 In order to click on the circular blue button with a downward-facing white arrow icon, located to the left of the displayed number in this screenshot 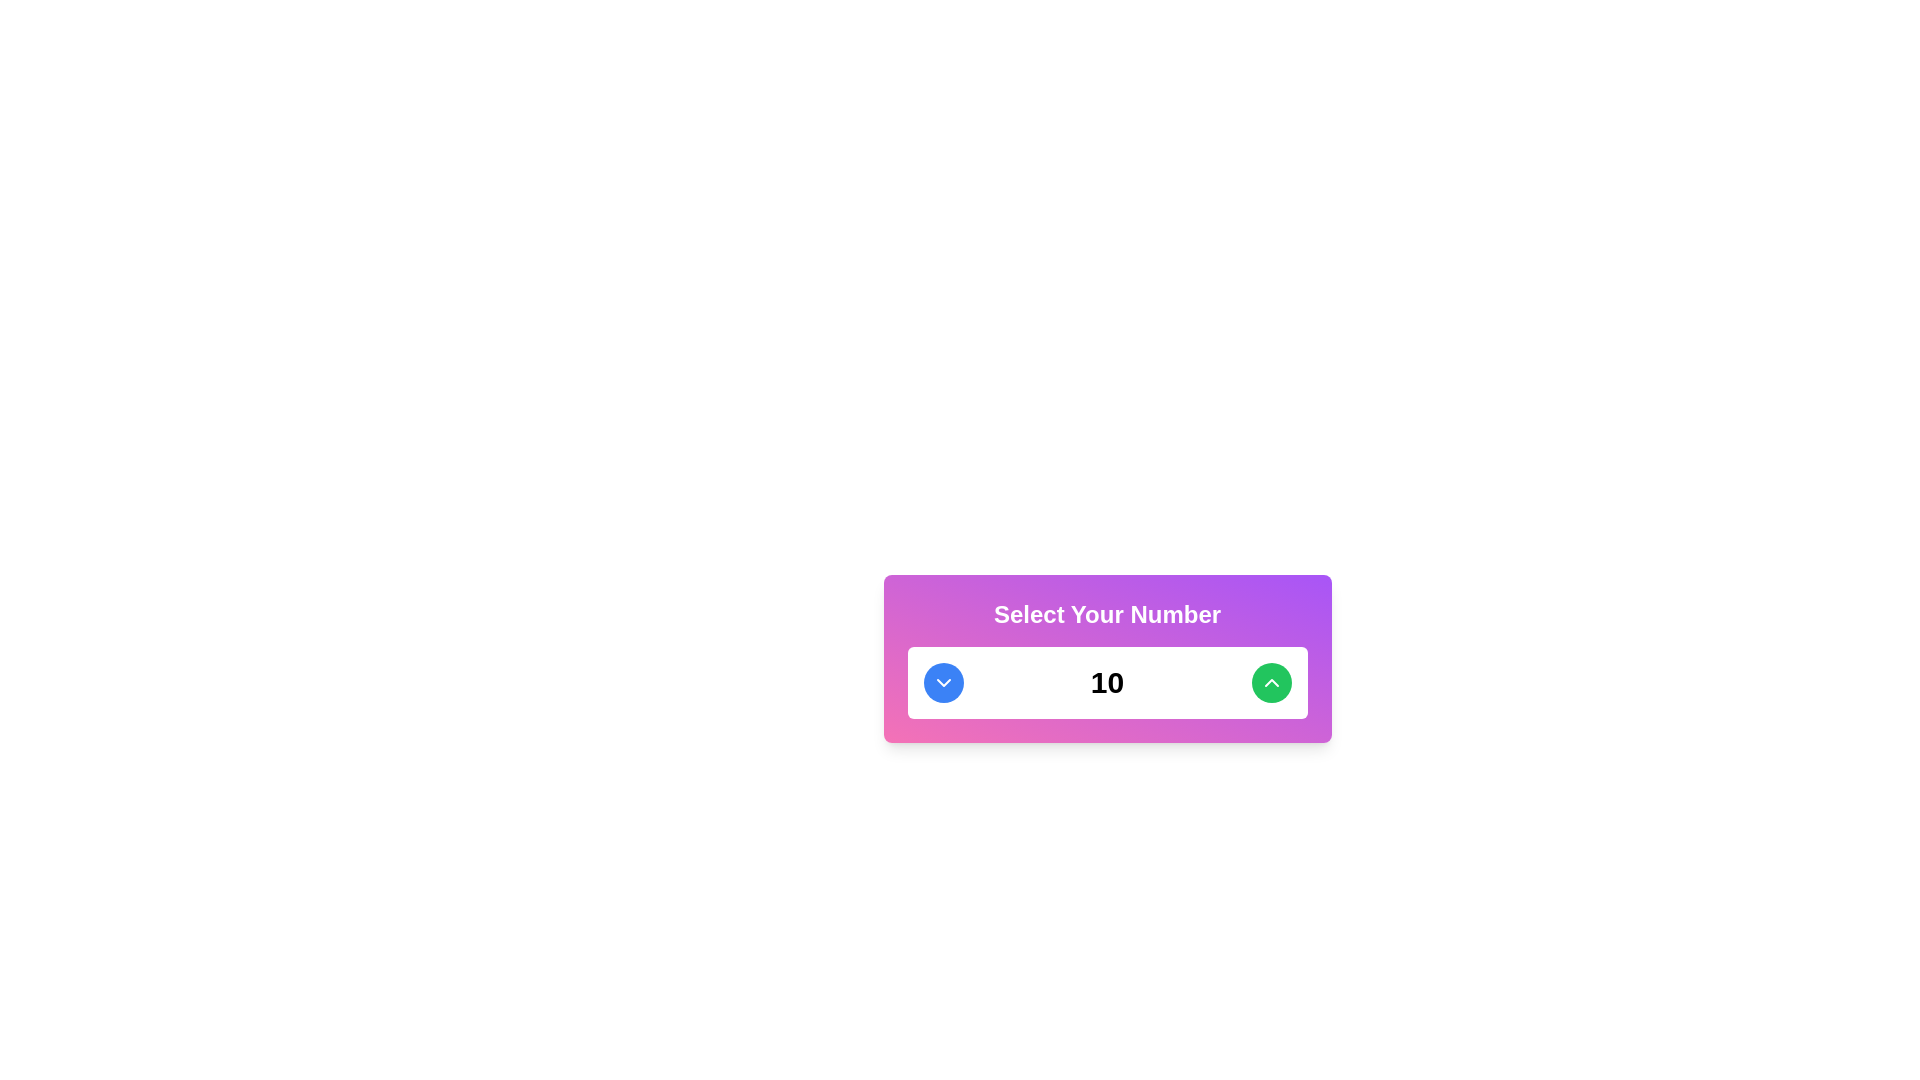, I will do `click(942, 681)`.